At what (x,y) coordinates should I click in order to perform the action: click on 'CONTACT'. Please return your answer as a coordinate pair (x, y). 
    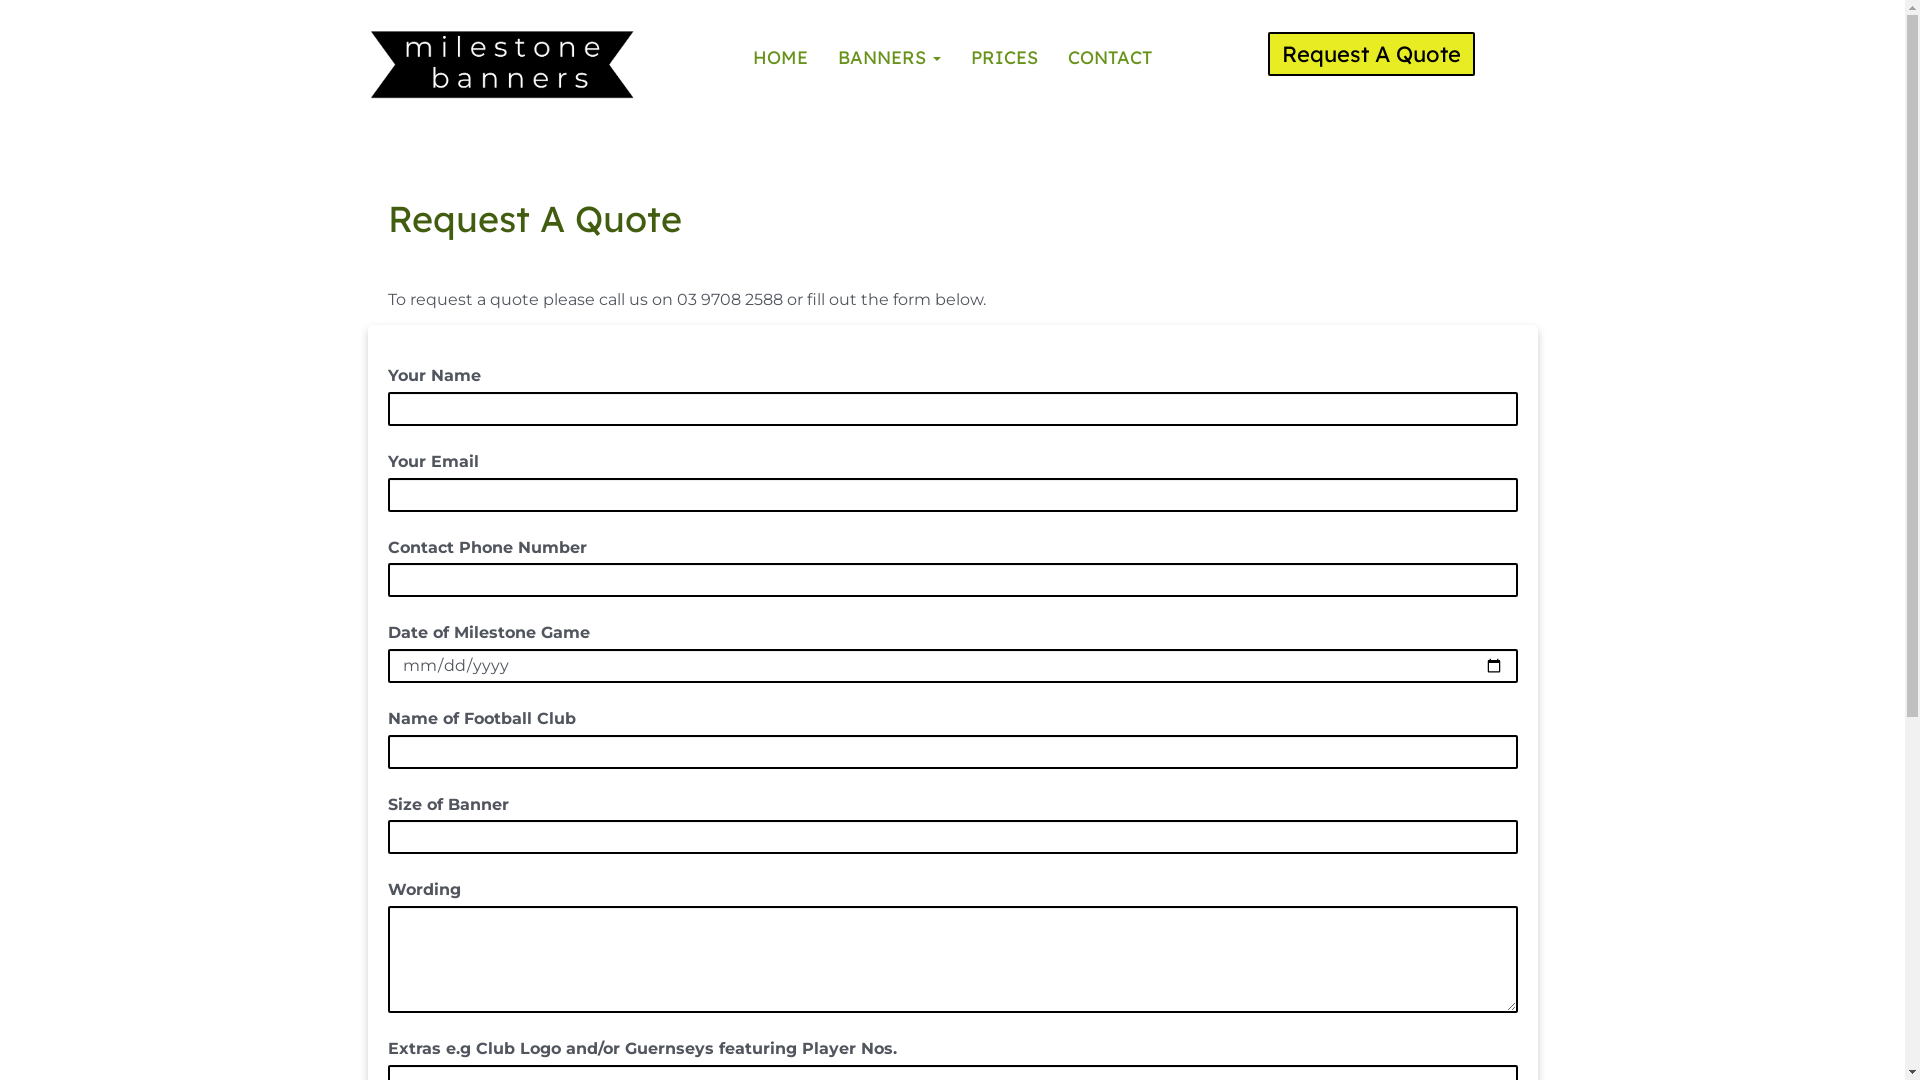
    Looking at the image, I should click on (1108, 56).